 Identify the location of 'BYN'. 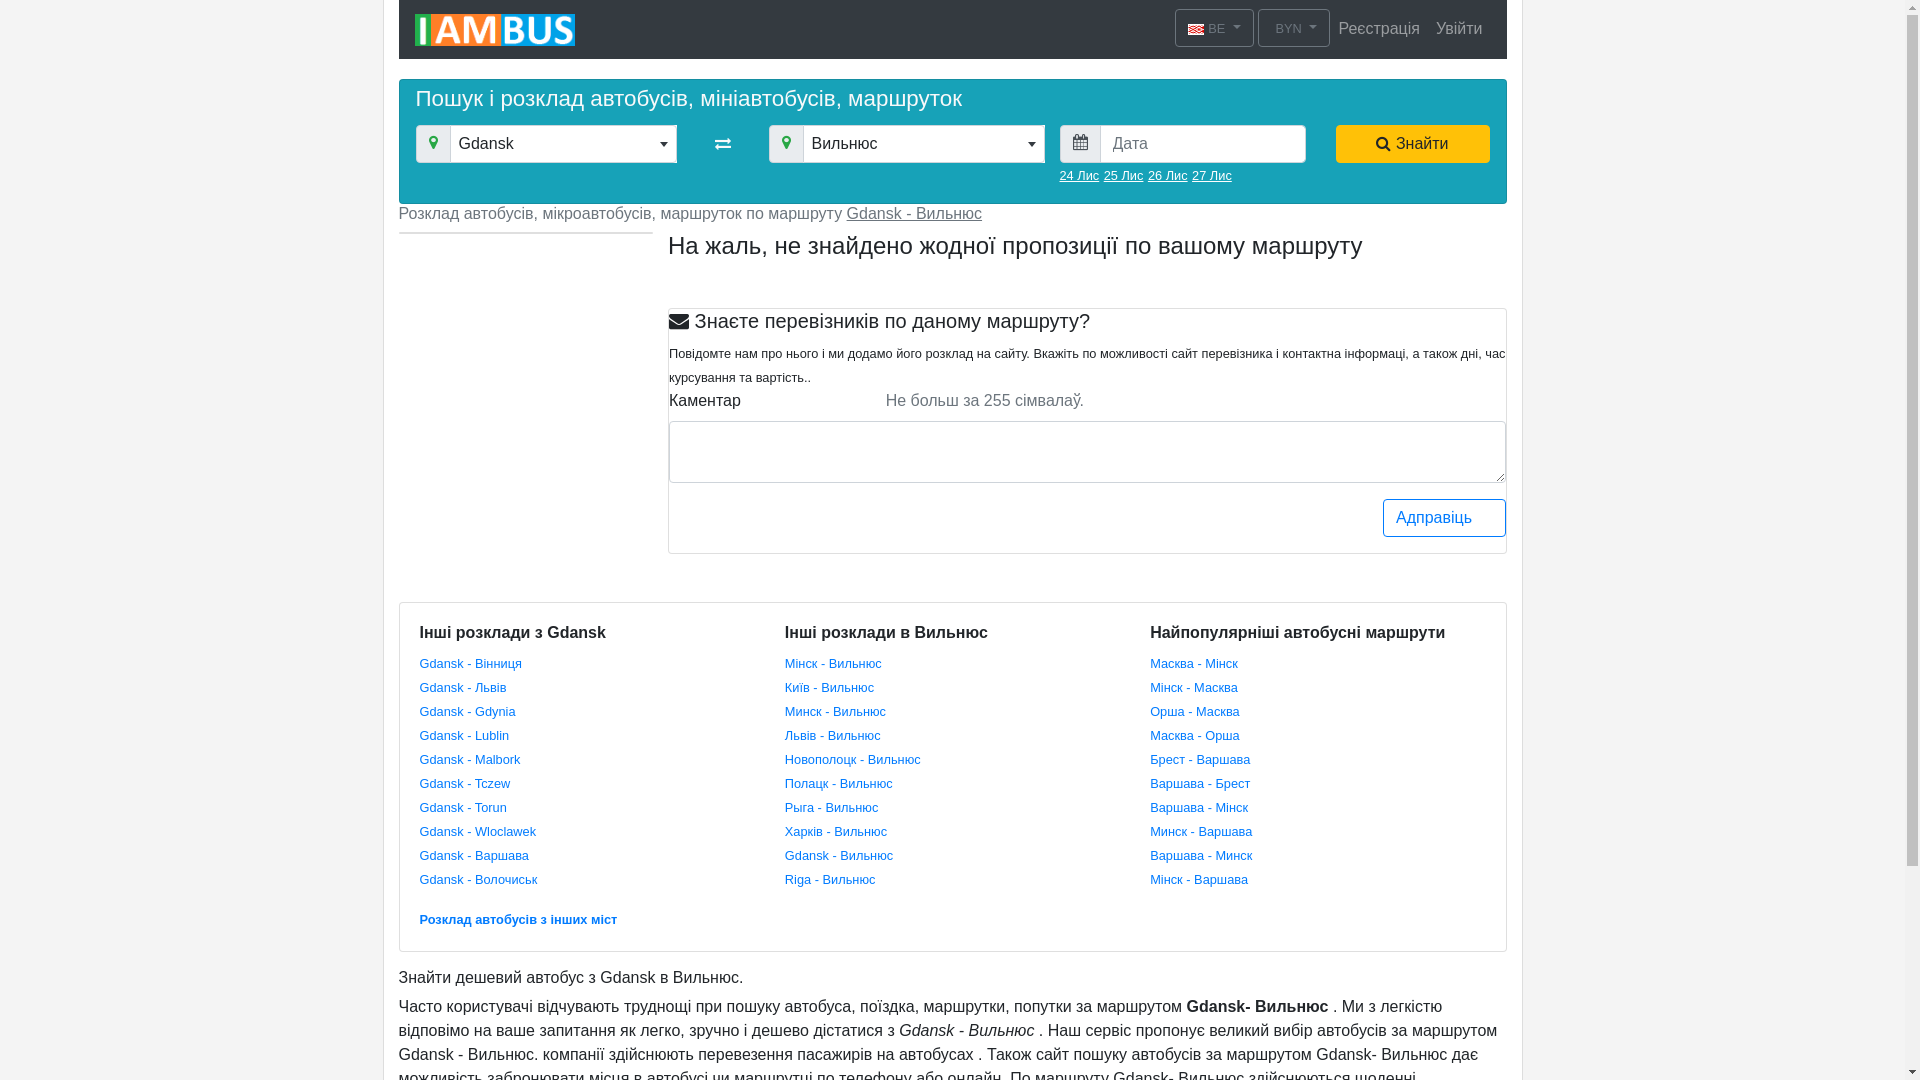
(1294, 27).